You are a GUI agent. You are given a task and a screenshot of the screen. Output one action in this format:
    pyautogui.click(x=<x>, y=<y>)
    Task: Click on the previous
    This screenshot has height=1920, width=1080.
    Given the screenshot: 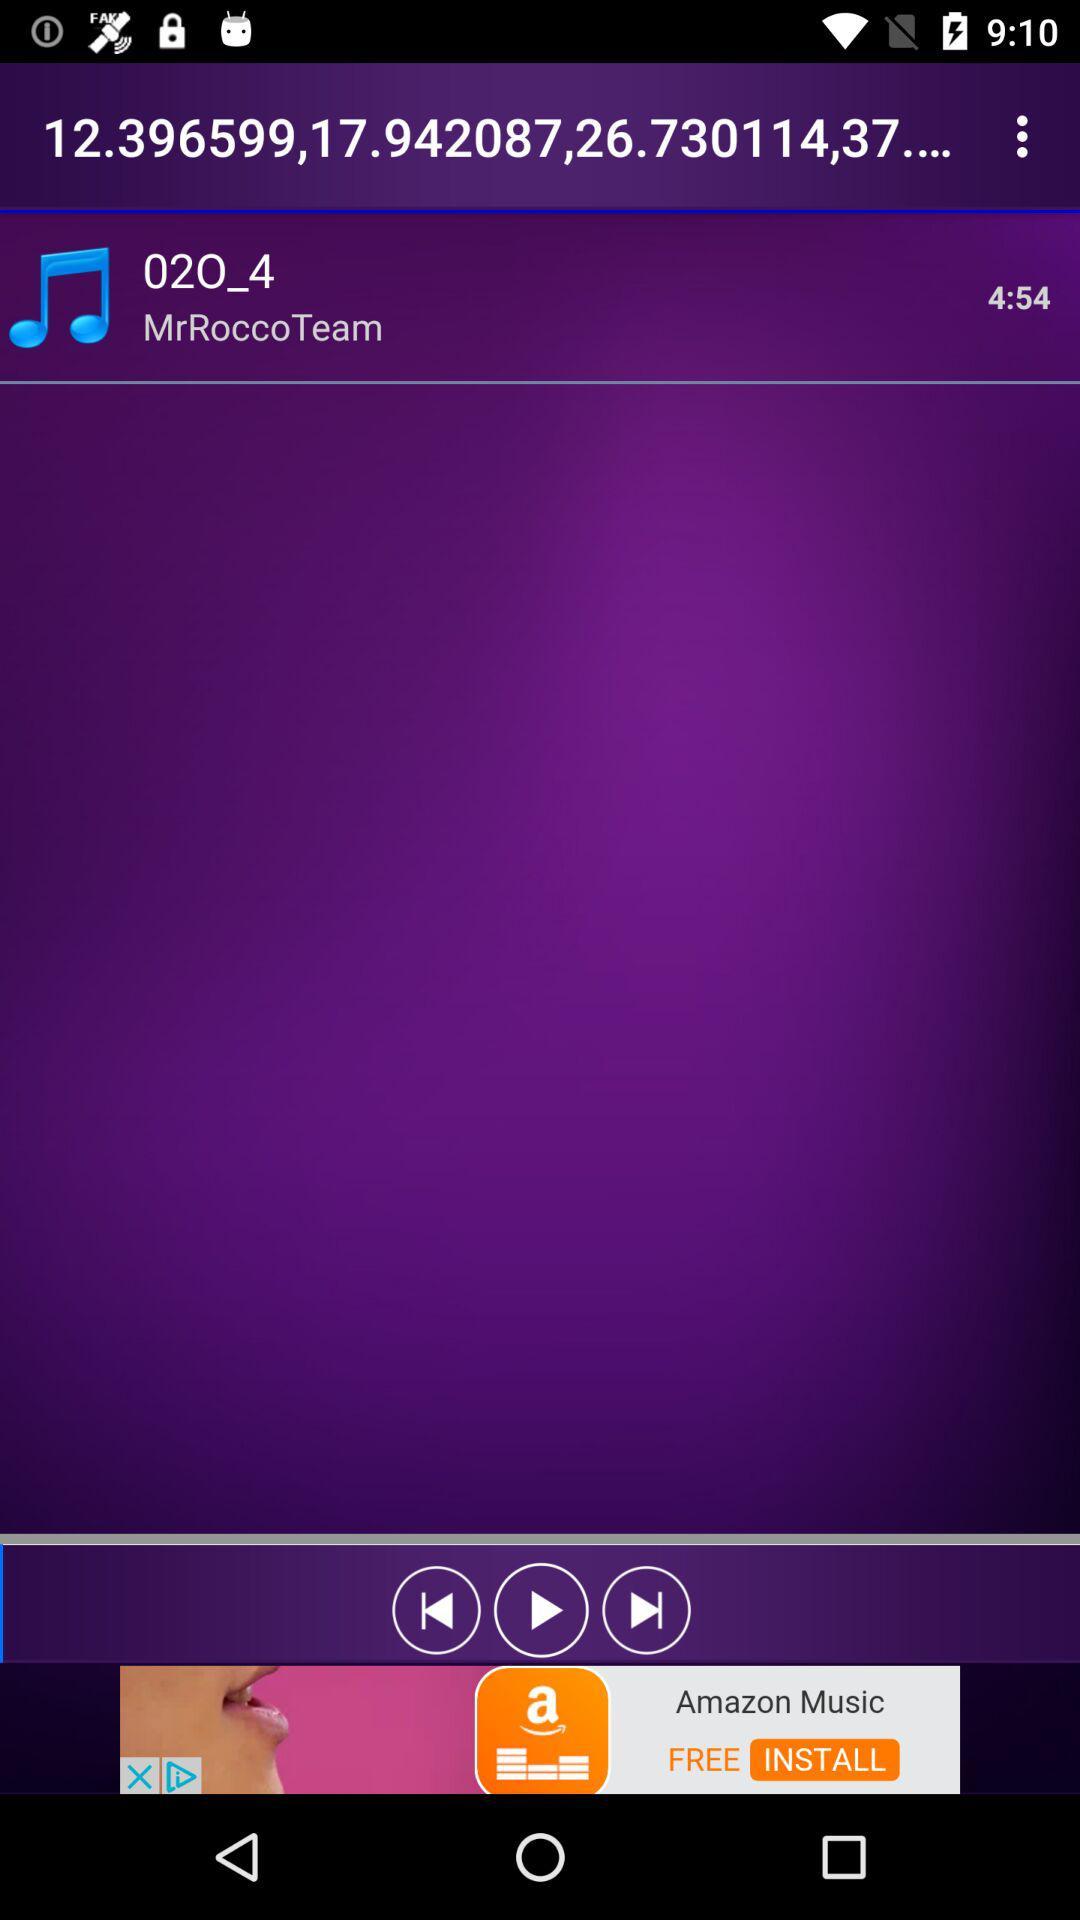 What is the action you would take?
    pyautogui.click(x=541, y=1610)
    